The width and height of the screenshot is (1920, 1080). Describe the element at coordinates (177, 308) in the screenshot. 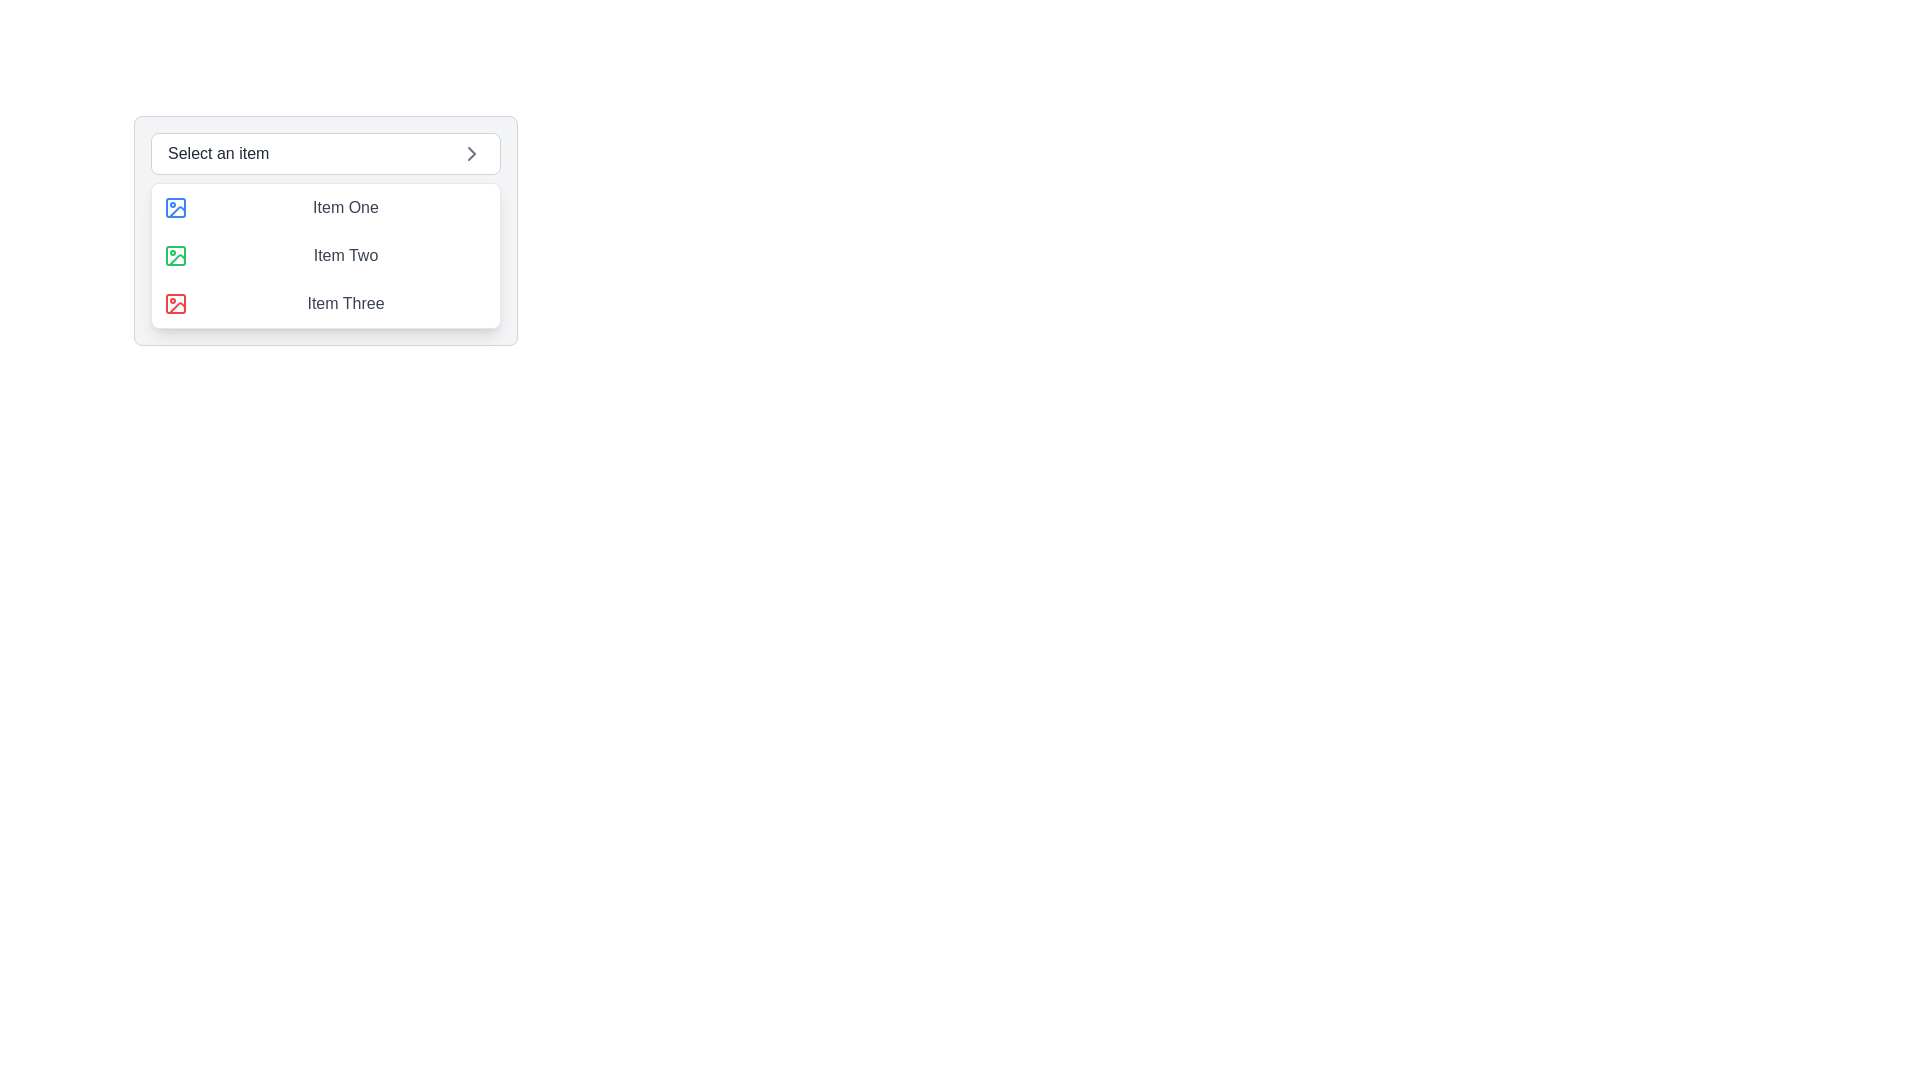

I see `the icon representing 'Item Three' in the dropdown menu under the 'Select an item' label` at that location.